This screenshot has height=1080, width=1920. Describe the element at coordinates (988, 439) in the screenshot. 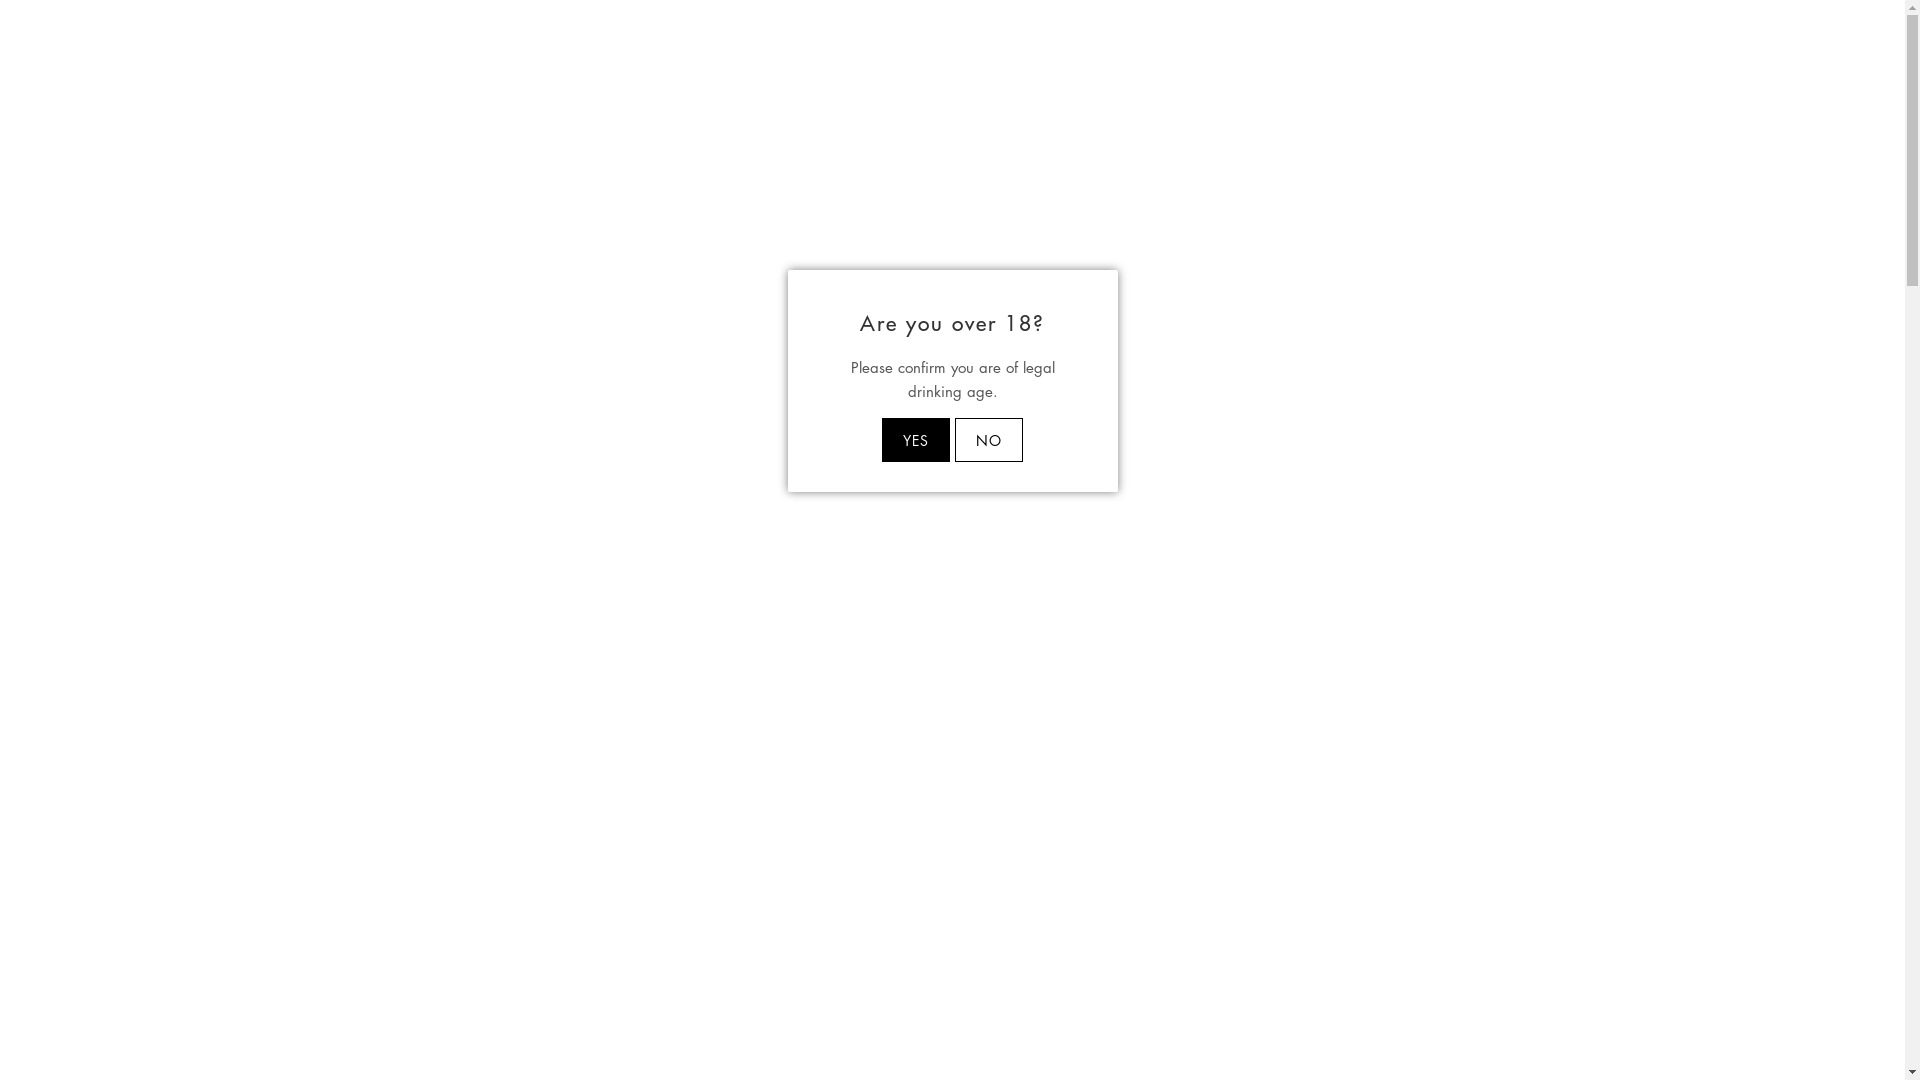

I see `'NO'` at that location.